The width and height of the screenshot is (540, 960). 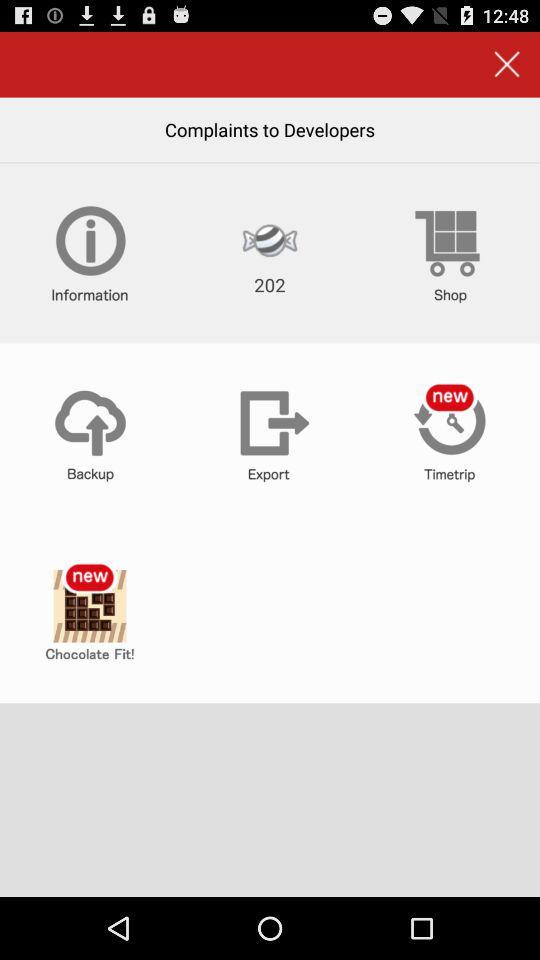 What do you see at coordinates (89, 433) in the screenshot?
I see `backup the data` at bounding box center [89, 433].